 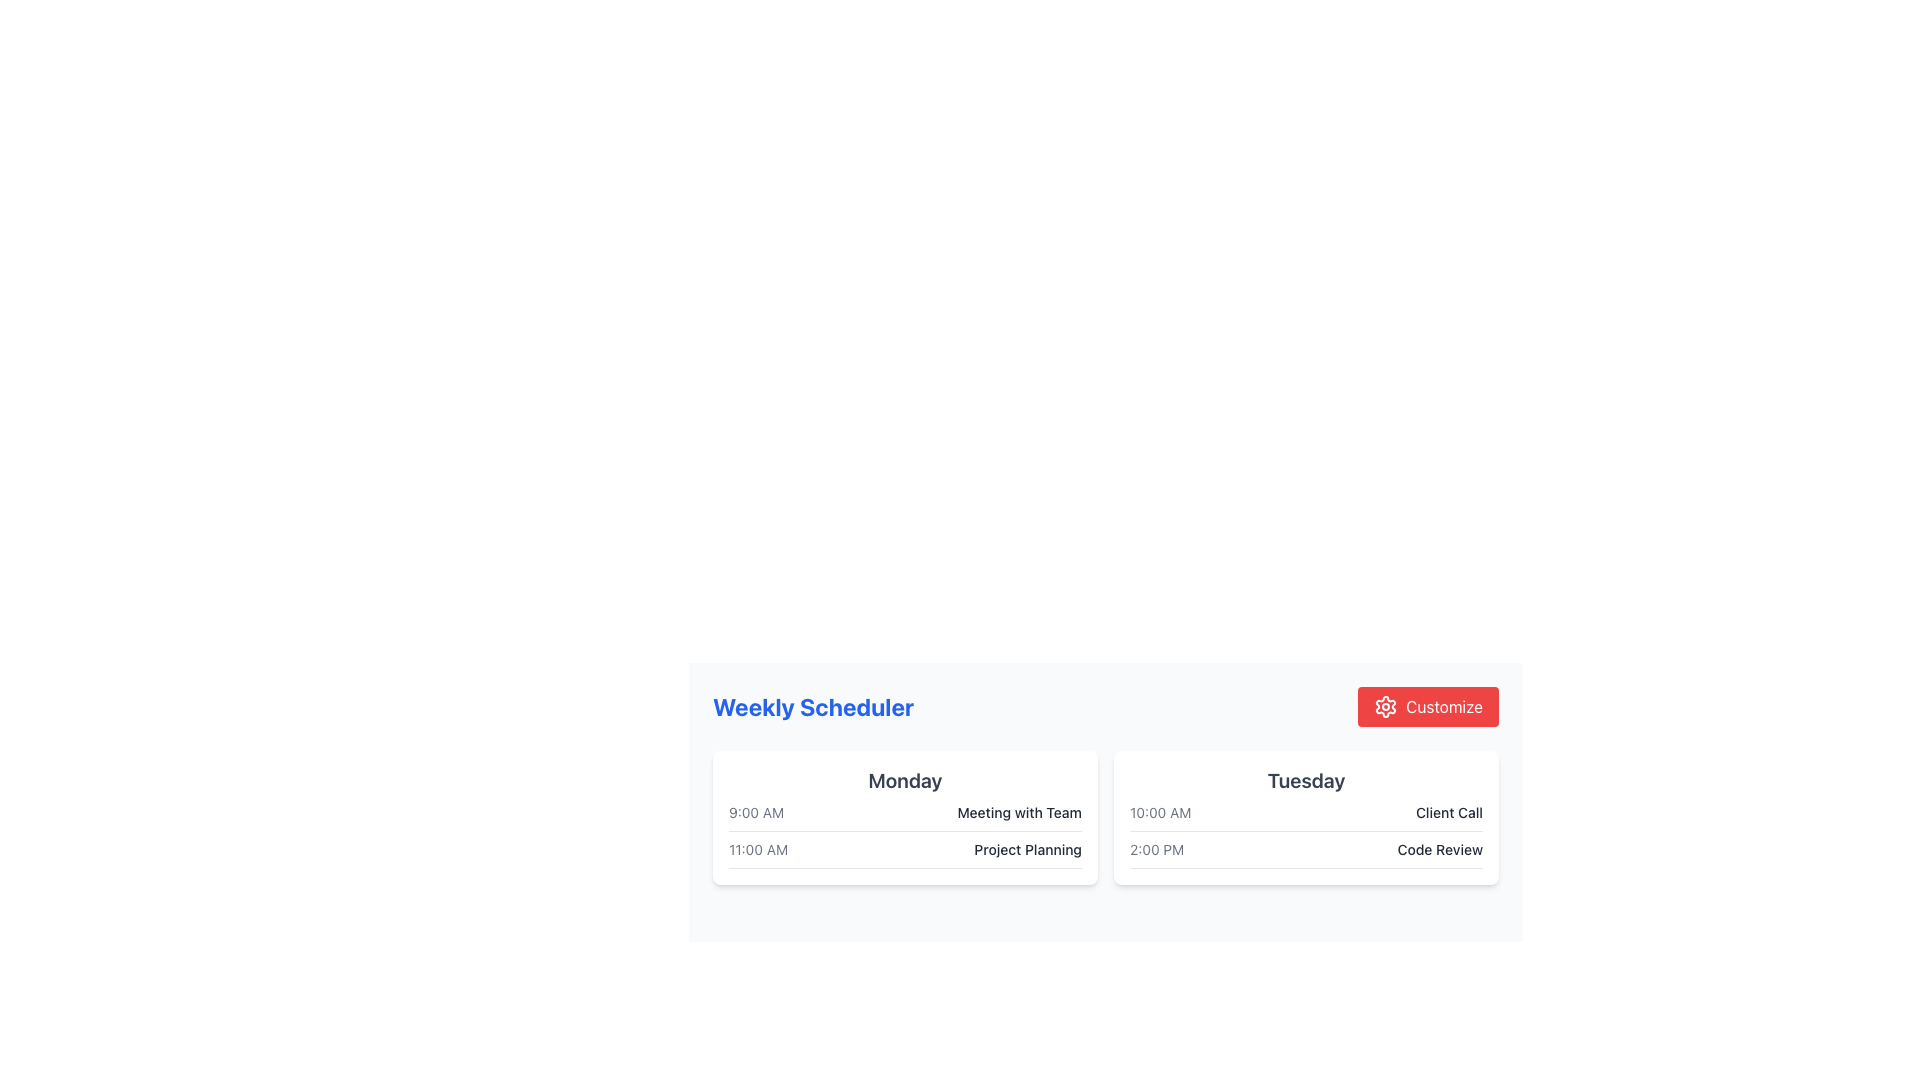 What do you see at coordinates (1028, 849) in the screenshot?
I see `text label that displays 'Project Planning', which is styled in medium-sized dark gray font and positioned within a card layout under 'Monday' in the weekly scheduler` at bounding box center [1028, 849].